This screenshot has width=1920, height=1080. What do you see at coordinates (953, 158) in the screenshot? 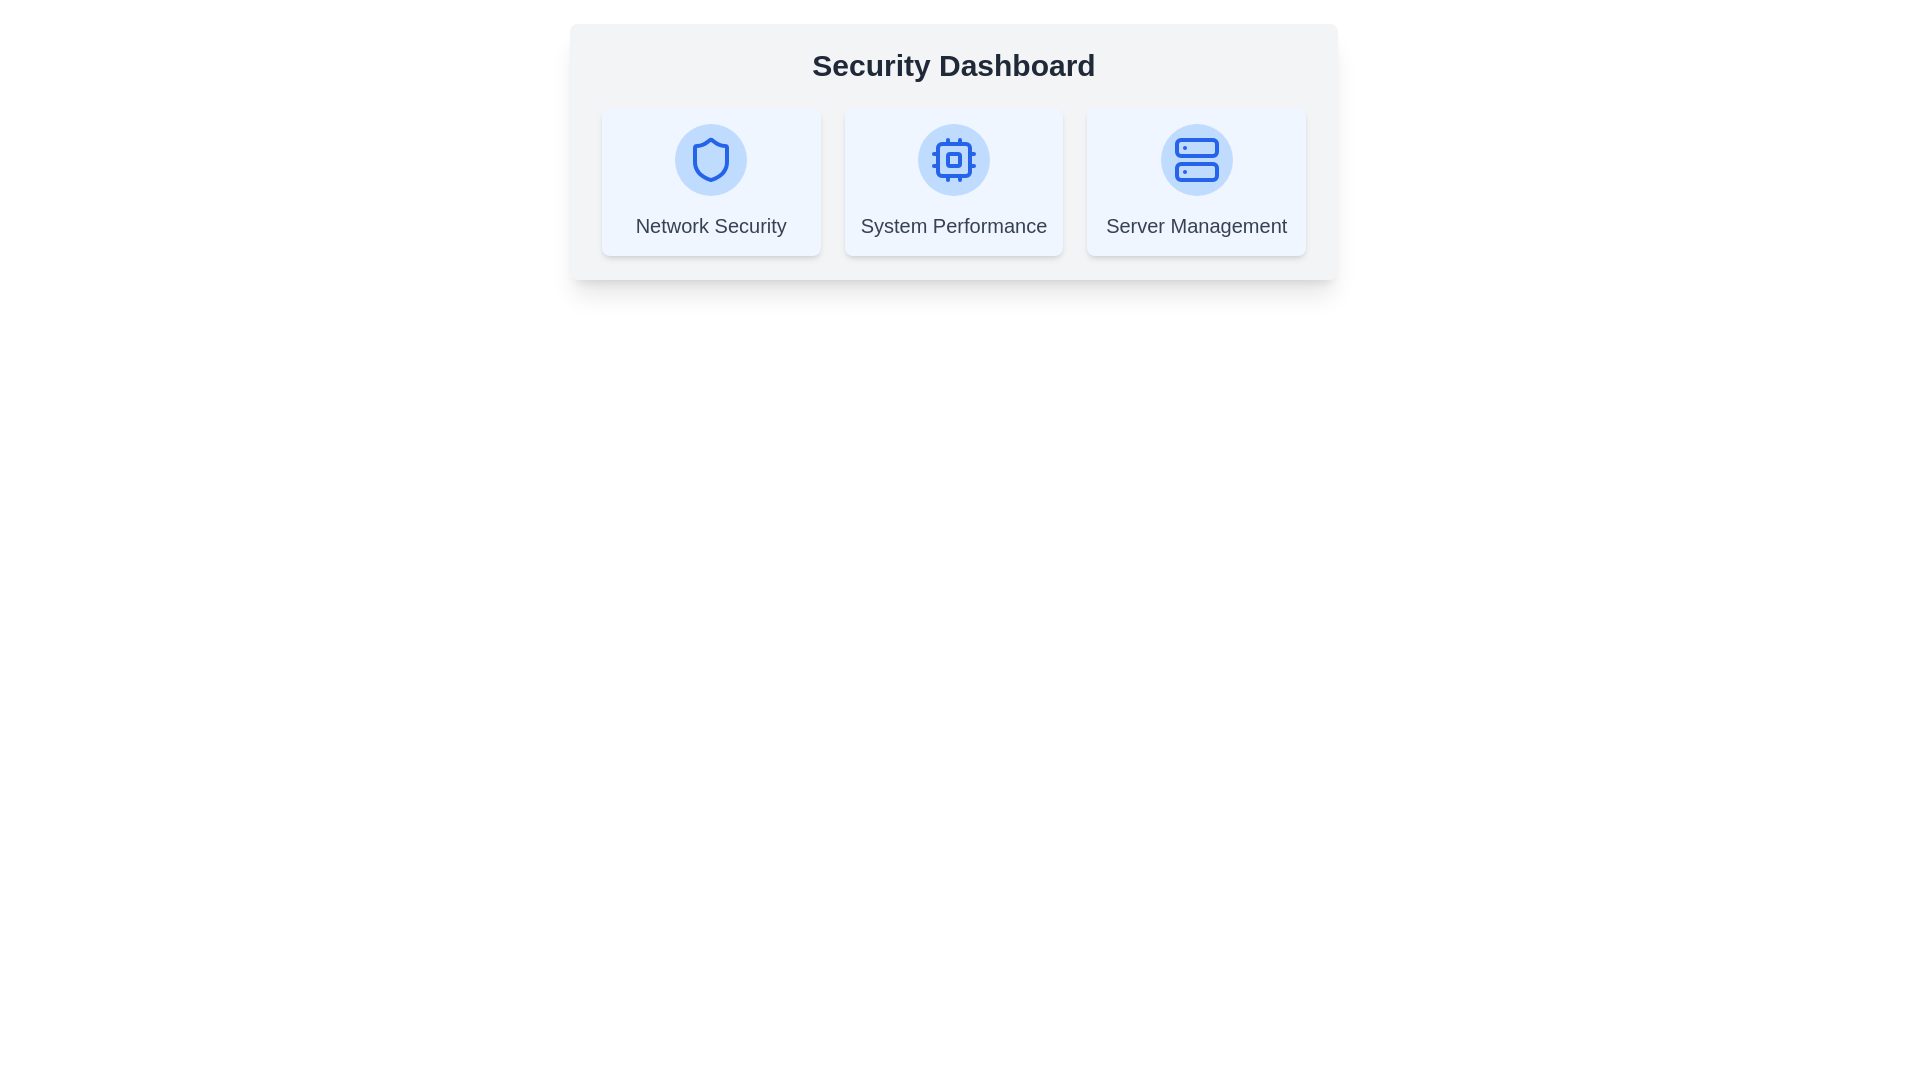
I see `the central decorative square component of the CPU icon, which is part of the 'System Performance' dashboard item` at bounding box center [953, 158].